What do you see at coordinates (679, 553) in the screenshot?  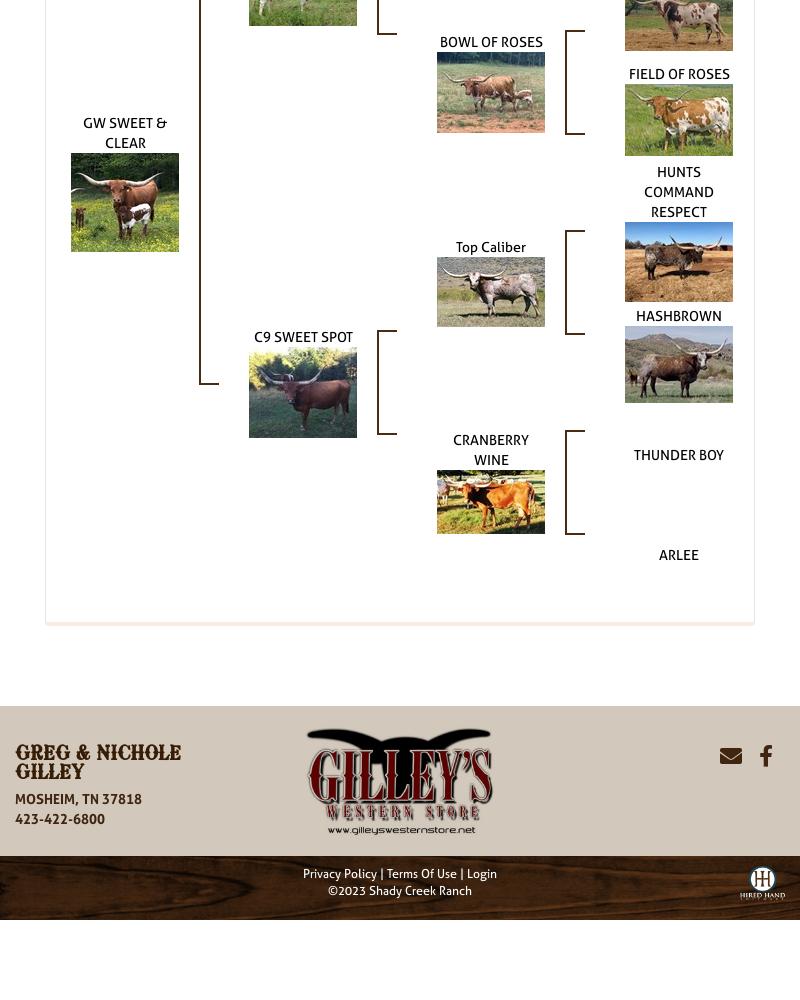 I see `'ARLEE'` at bounding box center [679, 553].